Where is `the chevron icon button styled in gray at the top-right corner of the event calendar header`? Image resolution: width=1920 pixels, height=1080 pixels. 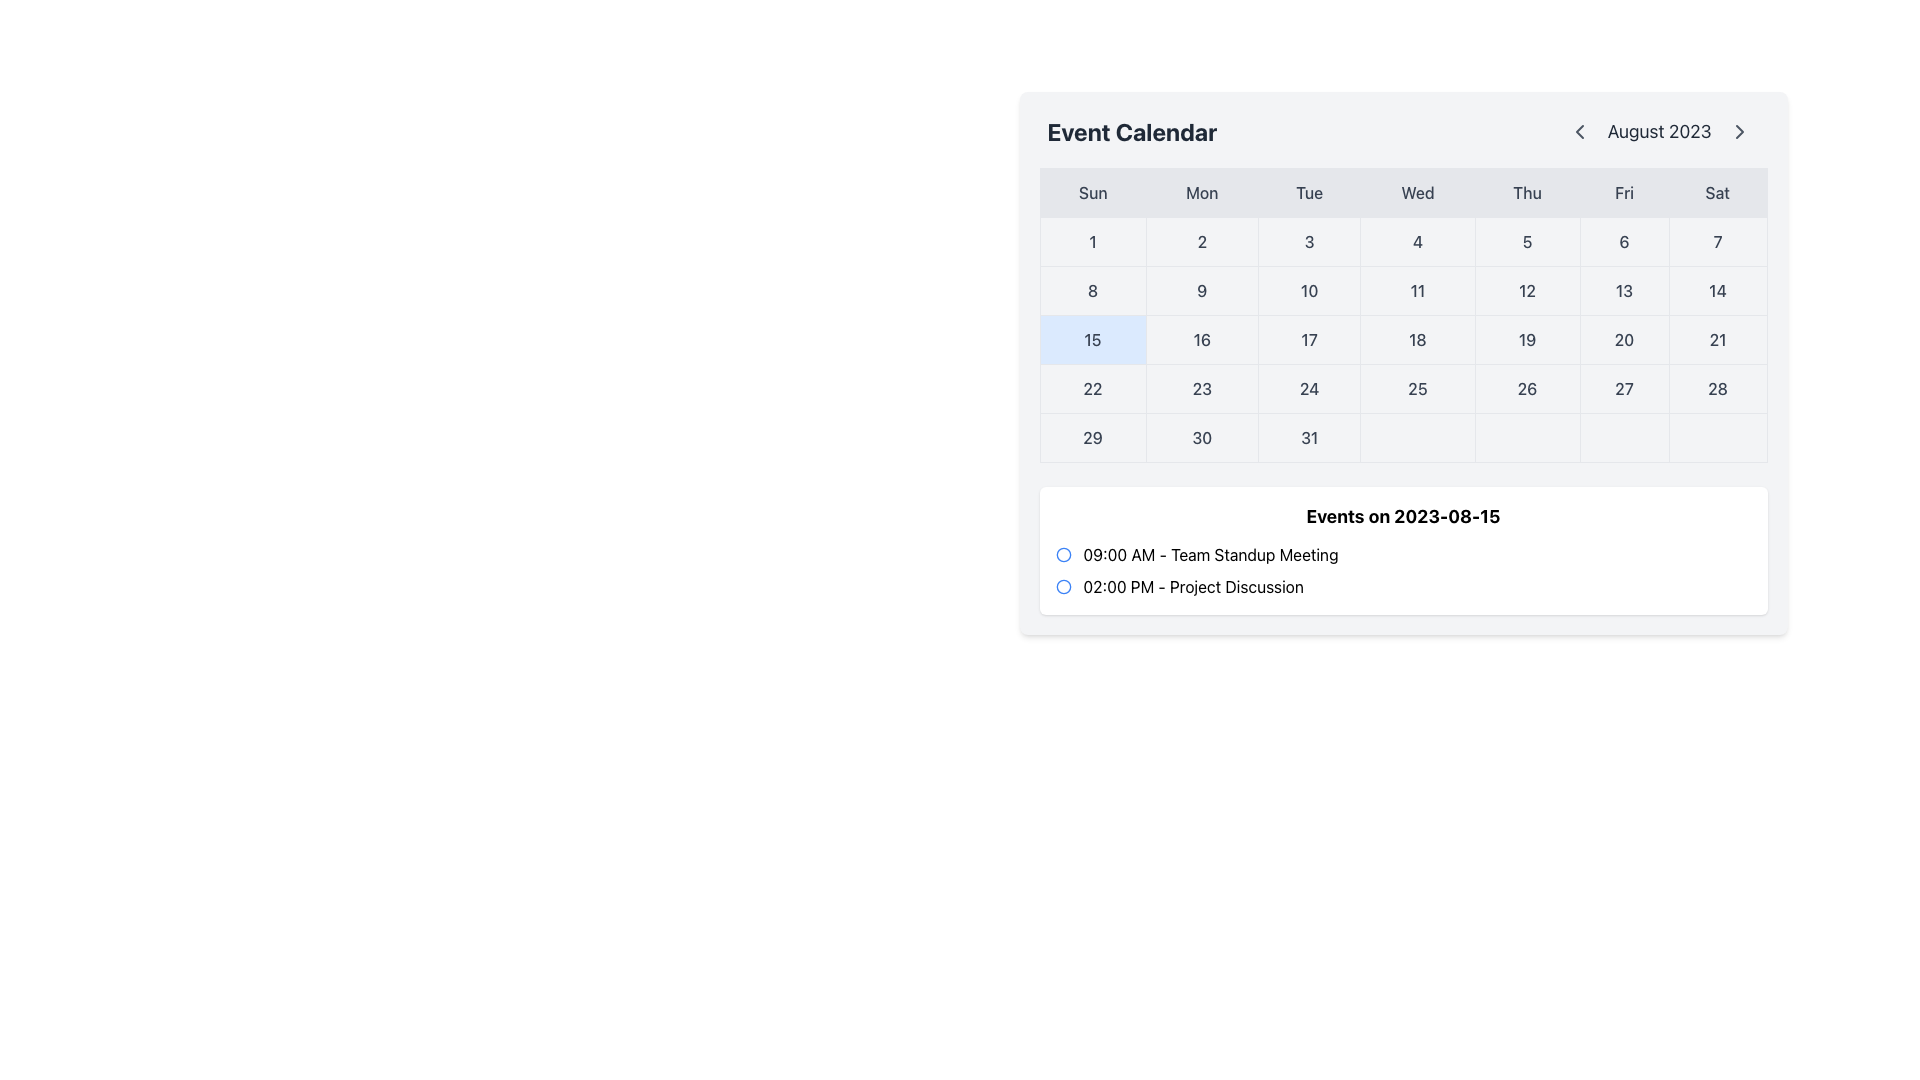 the chevron icon button styled in gray at the top-right corner of the event calendar header is located at coordinates (1738, 131).